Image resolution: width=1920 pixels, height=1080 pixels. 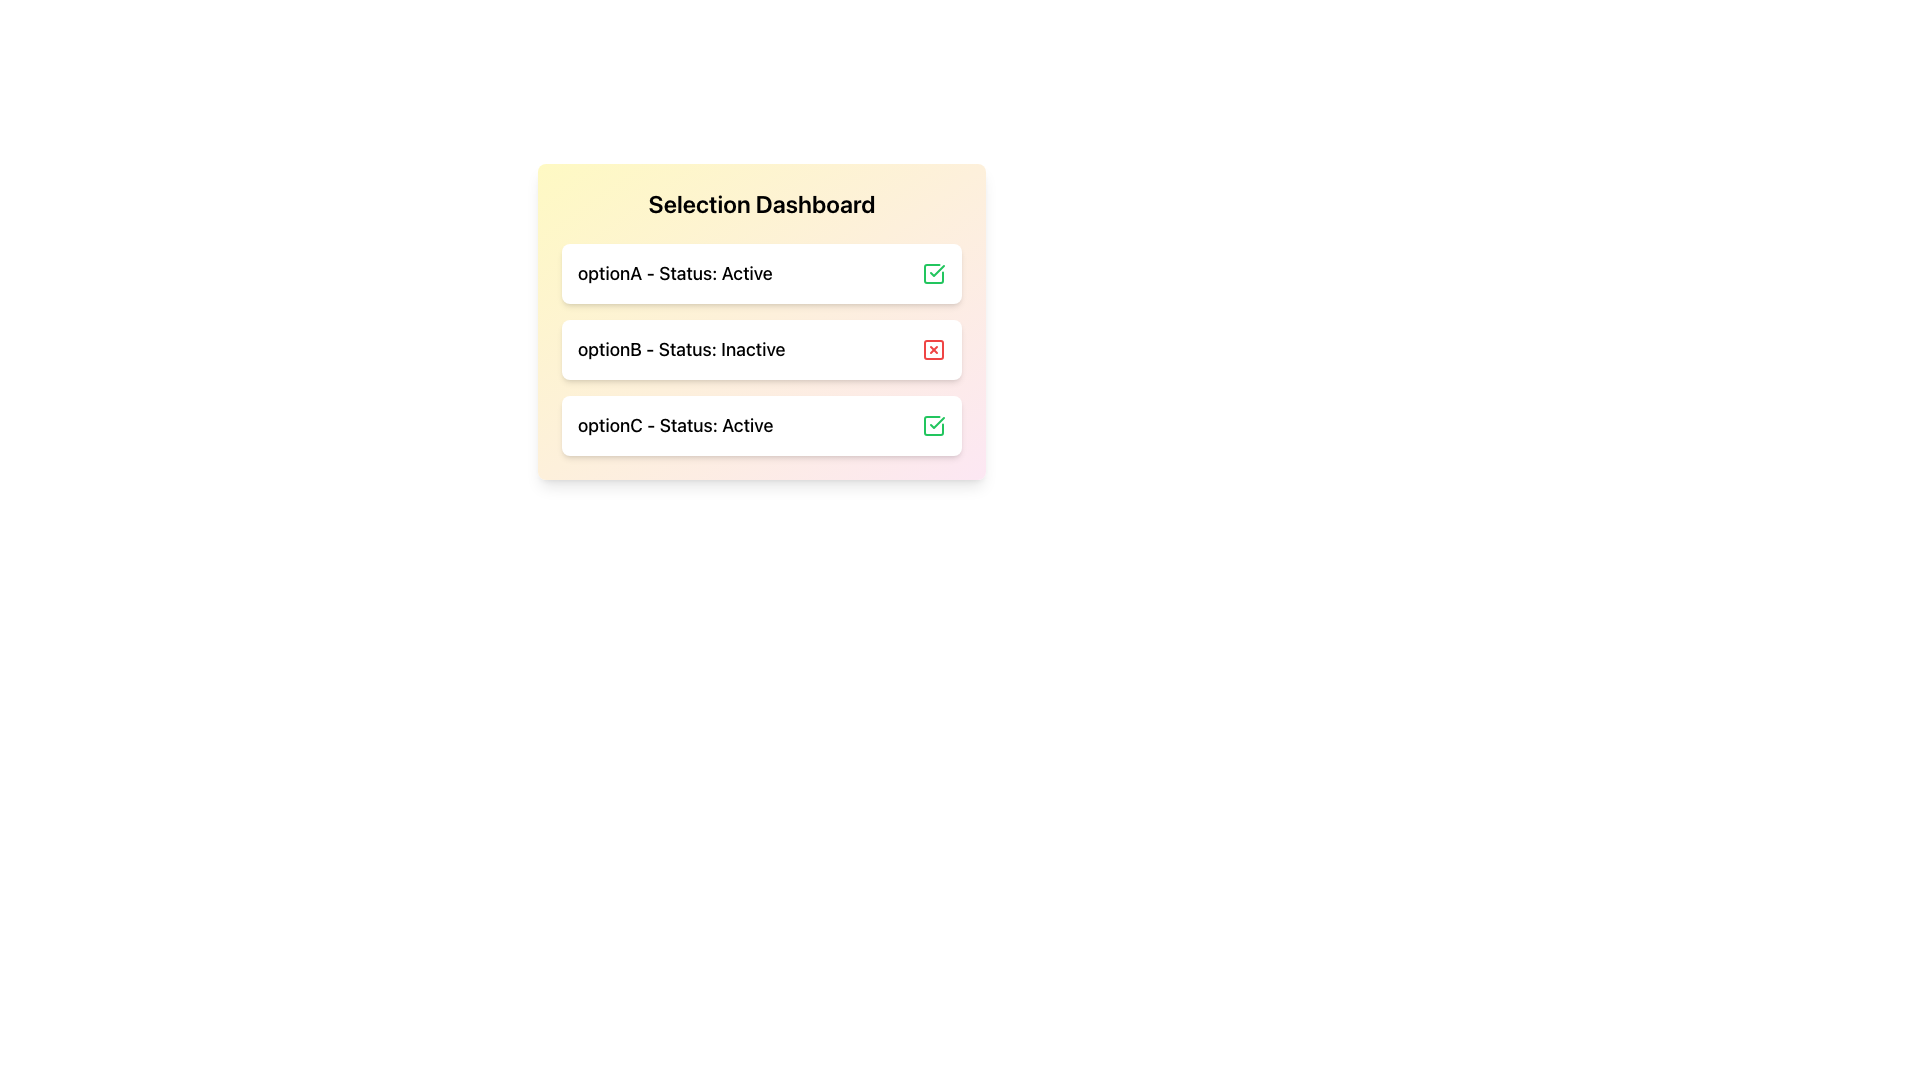 What do you see at coordinates (675, 273) in the screenshot?
I see `status information from the static text label that displays 'optionA - Status: Active', which indicates the active status of option A` at bounding box center [675, 273].